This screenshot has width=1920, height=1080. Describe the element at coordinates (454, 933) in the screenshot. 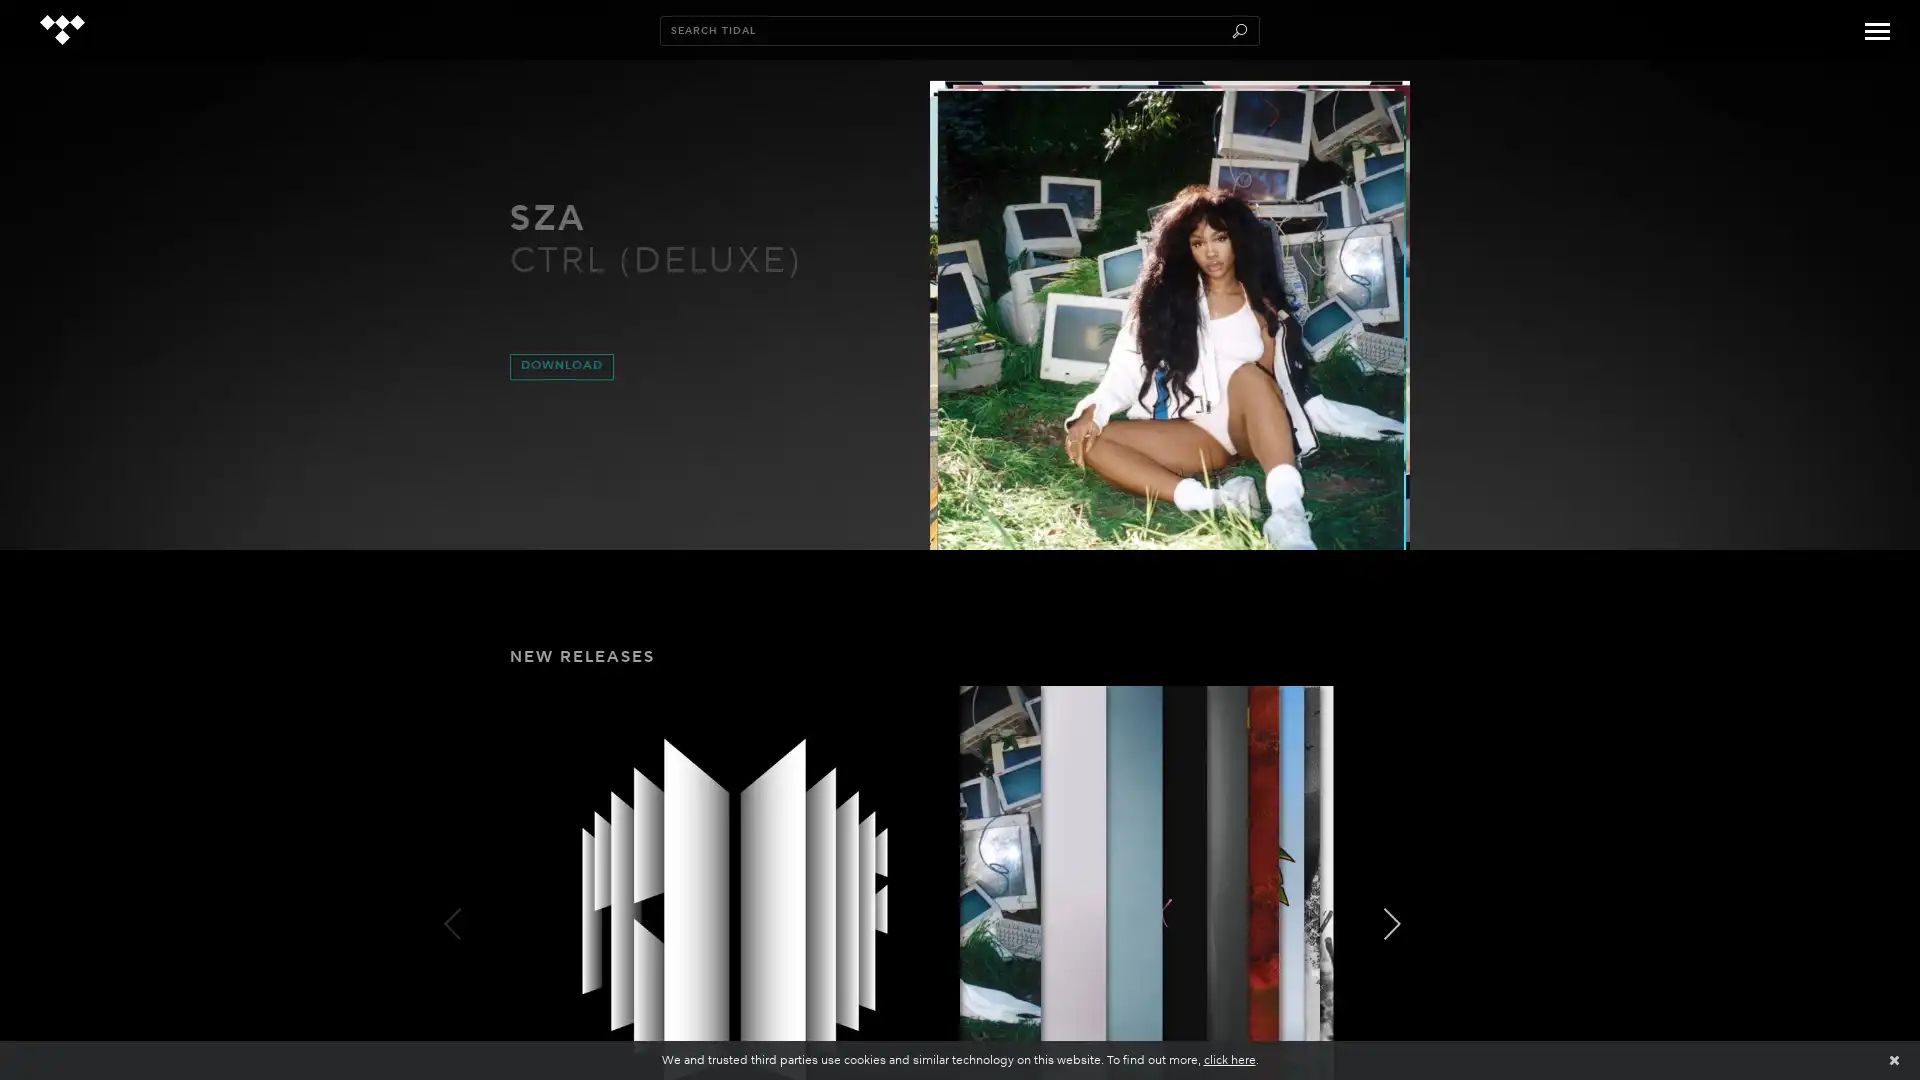

I see `PREV` at that location.